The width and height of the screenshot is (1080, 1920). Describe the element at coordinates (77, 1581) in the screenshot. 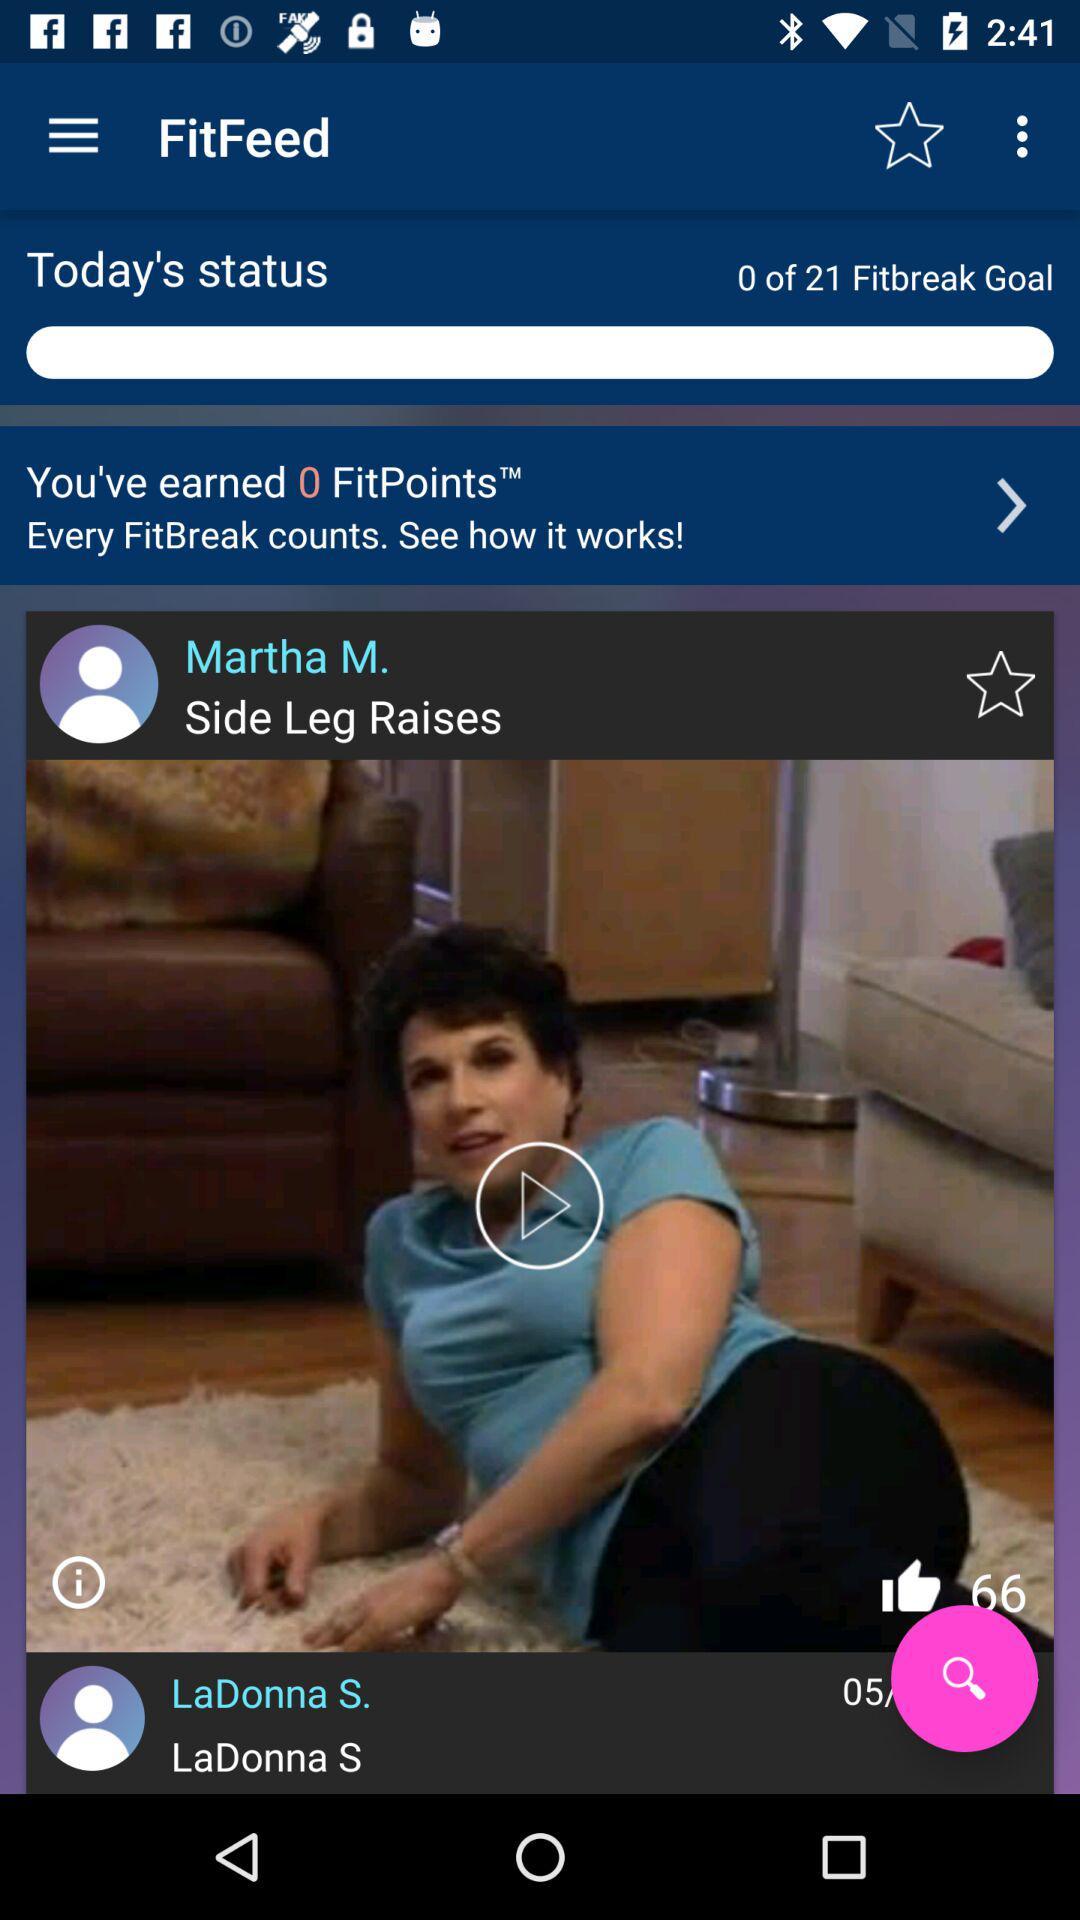

I see `find info about the person` at that location.